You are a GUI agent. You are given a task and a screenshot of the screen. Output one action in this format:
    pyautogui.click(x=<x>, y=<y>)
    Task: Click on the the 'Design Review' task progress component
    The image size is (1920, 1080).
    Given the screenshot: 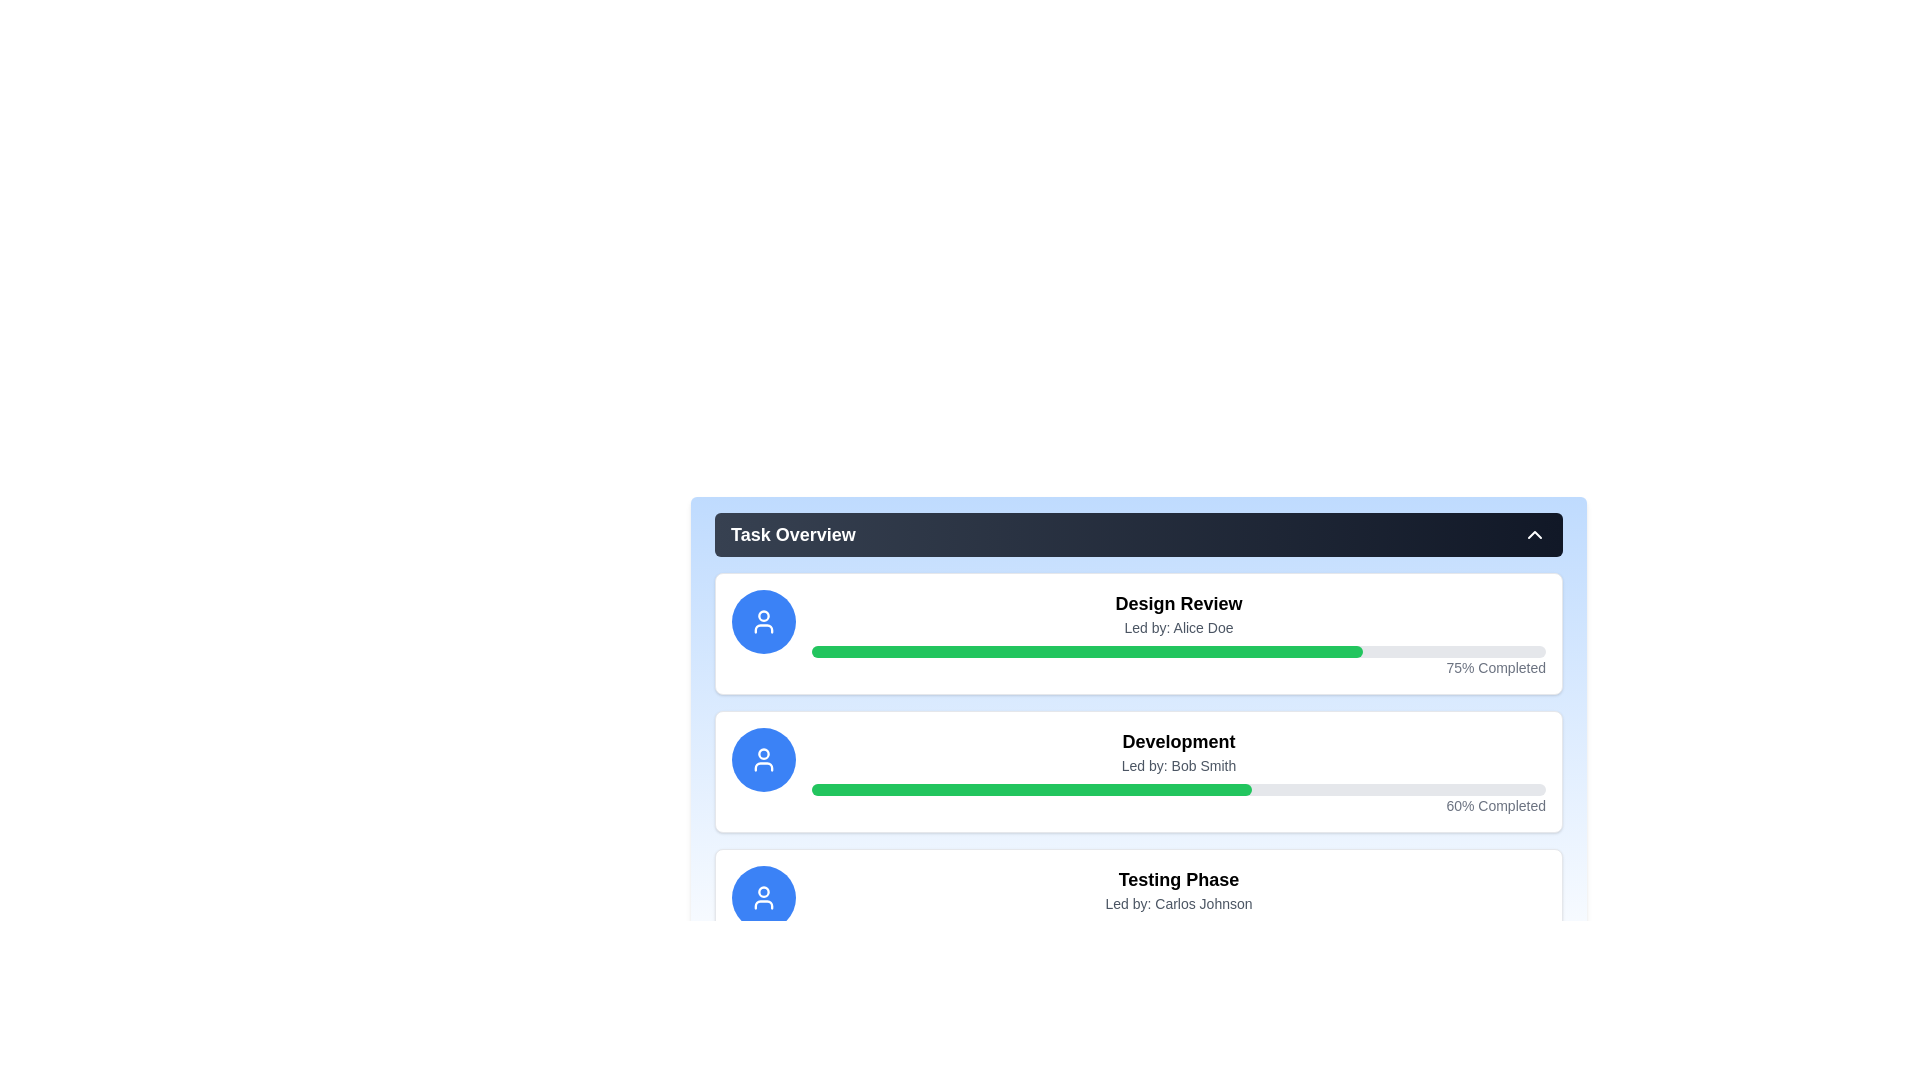 What is the action you would take?
    pyautogui.click(x=1179, y=633)
    